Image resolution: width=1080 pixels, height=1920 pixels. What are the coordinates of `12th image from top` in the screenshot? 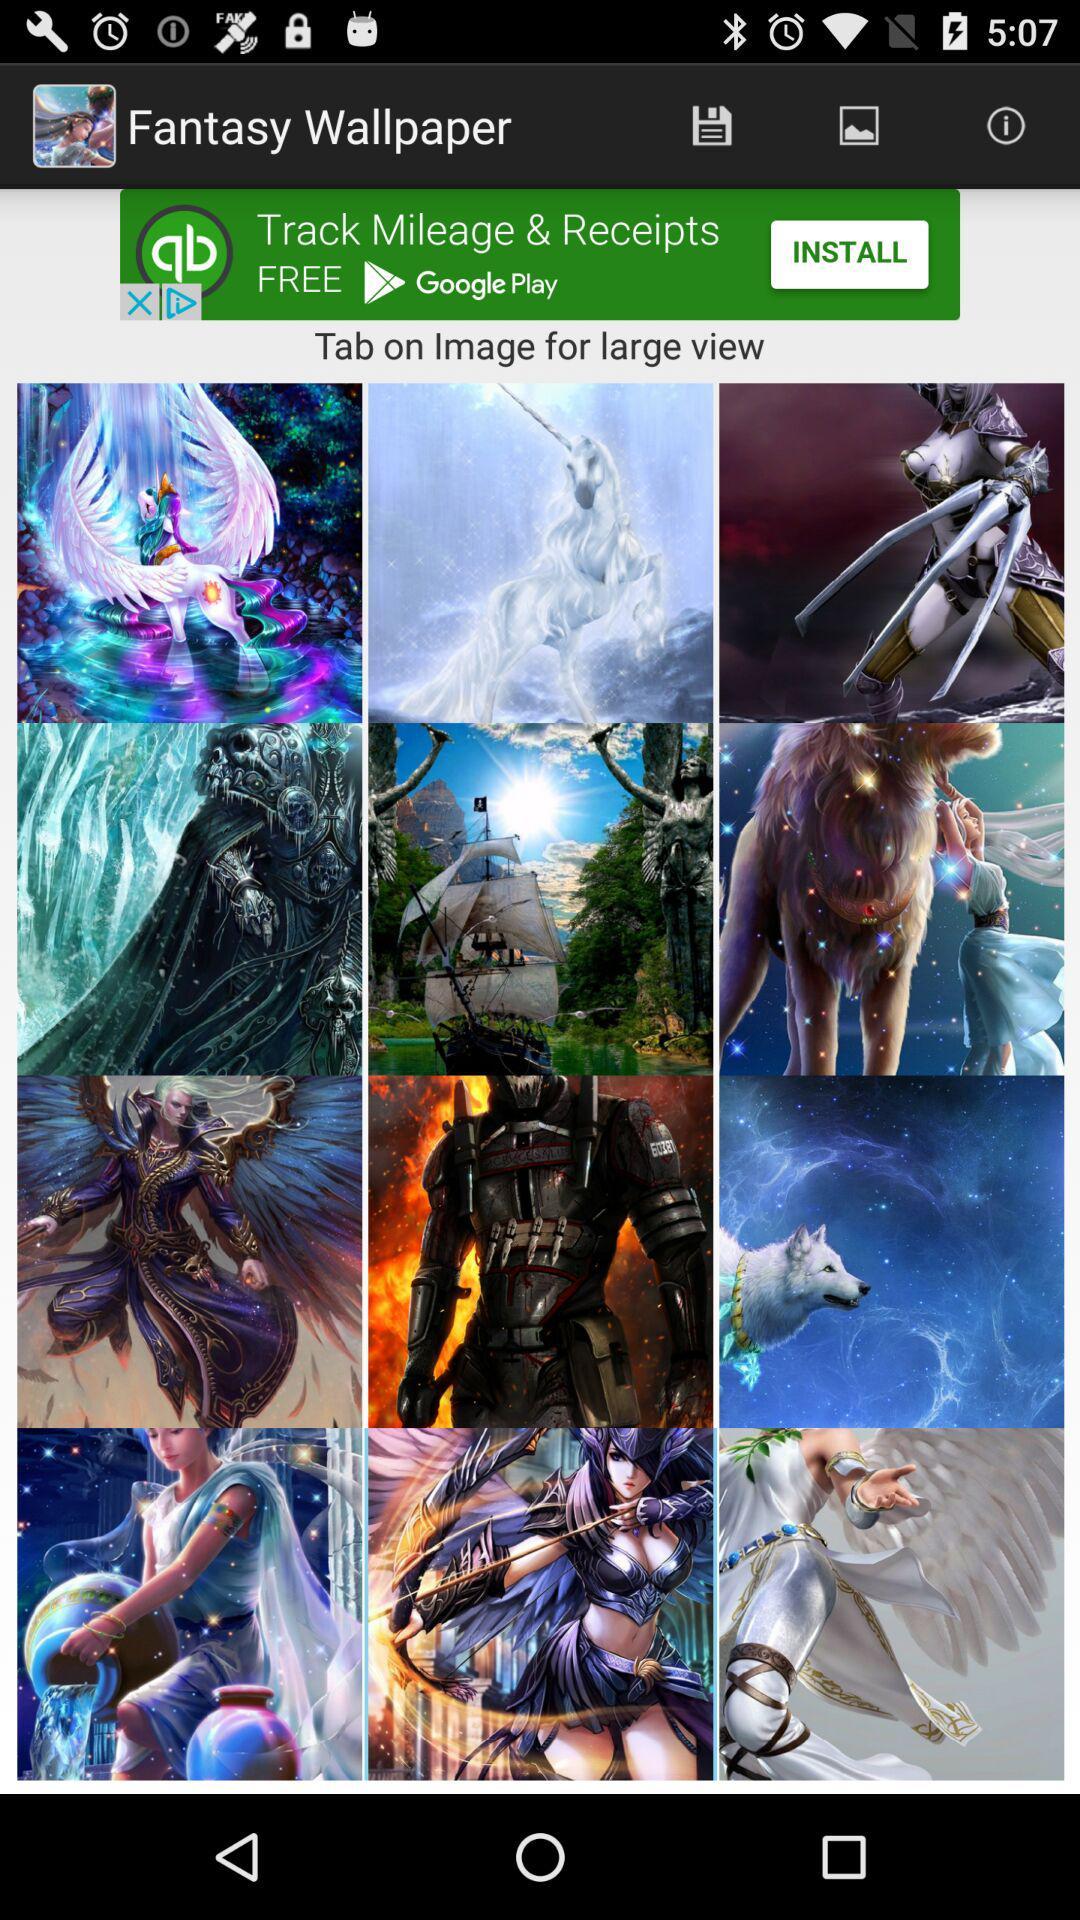 It's located at (890, 1604).